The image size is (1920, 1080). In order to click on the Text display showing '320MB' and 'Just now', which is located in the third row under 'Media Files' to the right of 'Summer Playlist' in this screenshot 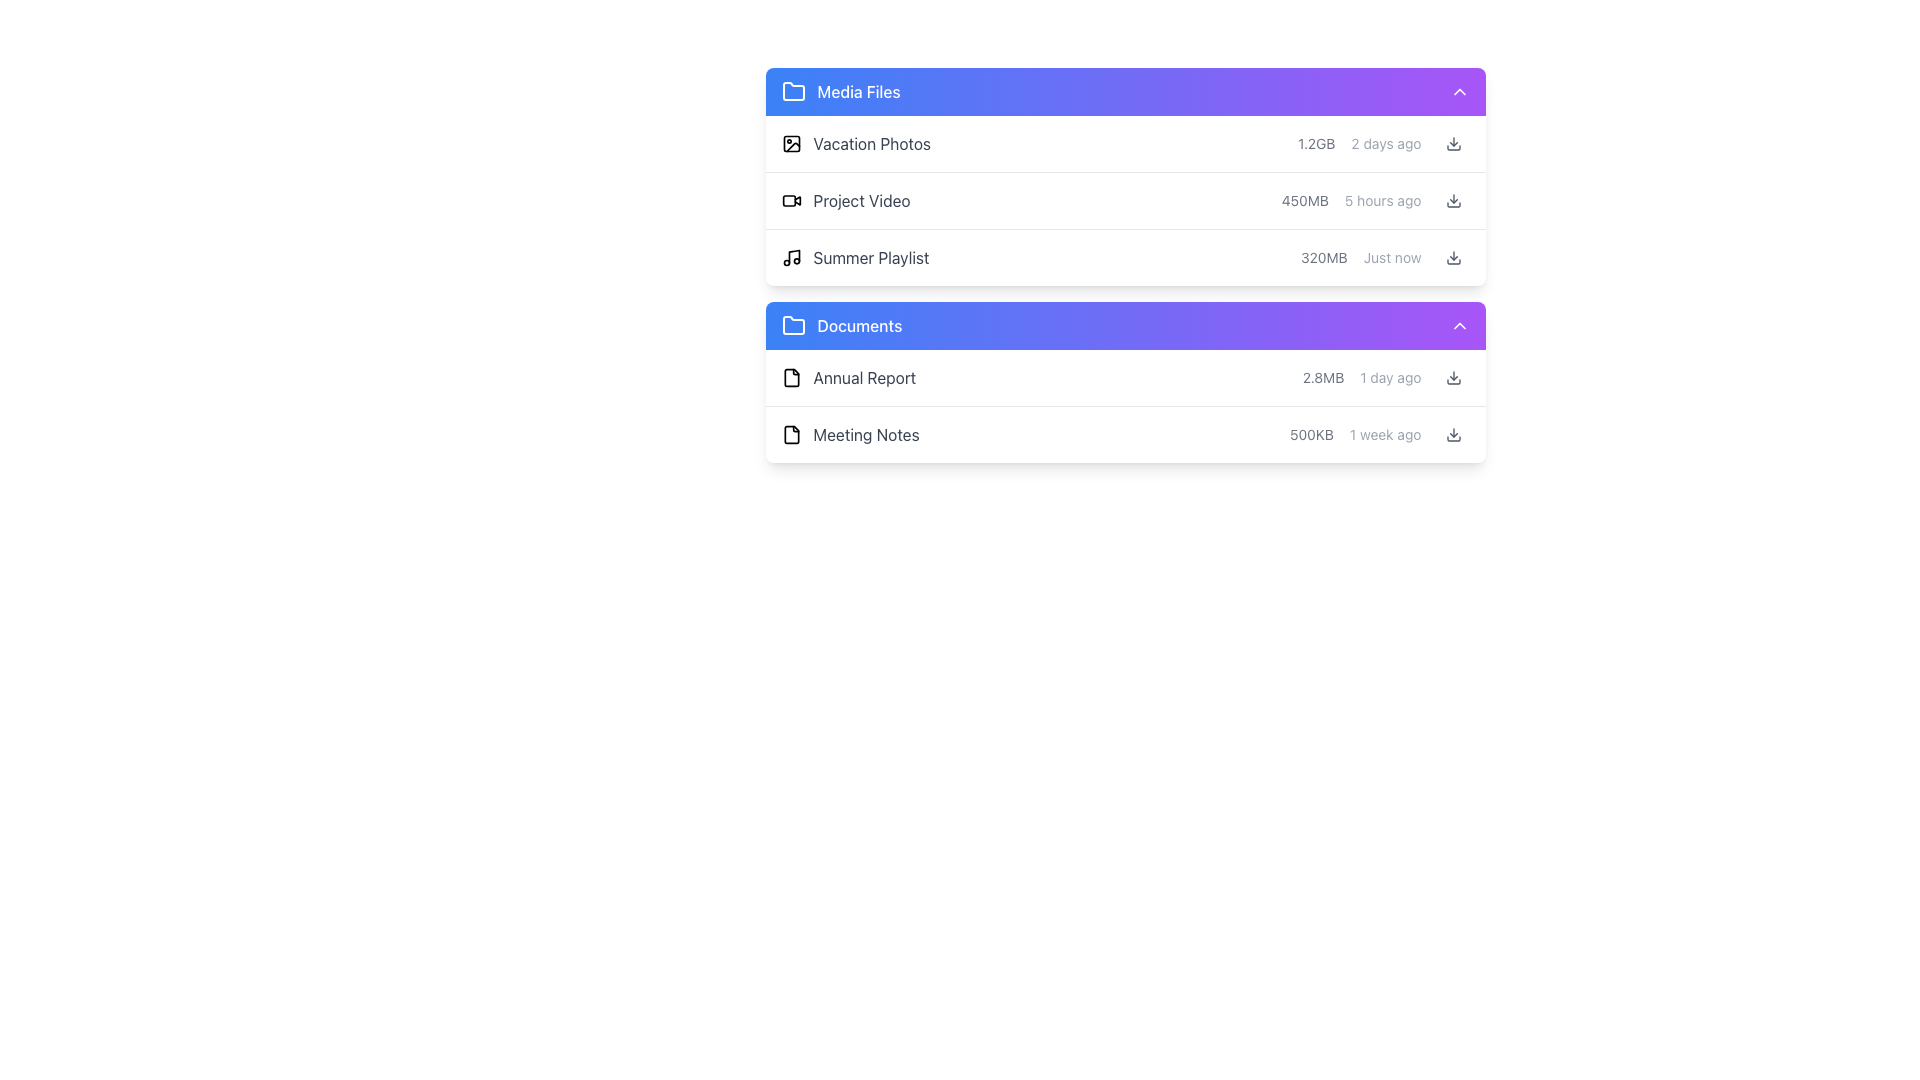, I will do `click(1384, 257)`.